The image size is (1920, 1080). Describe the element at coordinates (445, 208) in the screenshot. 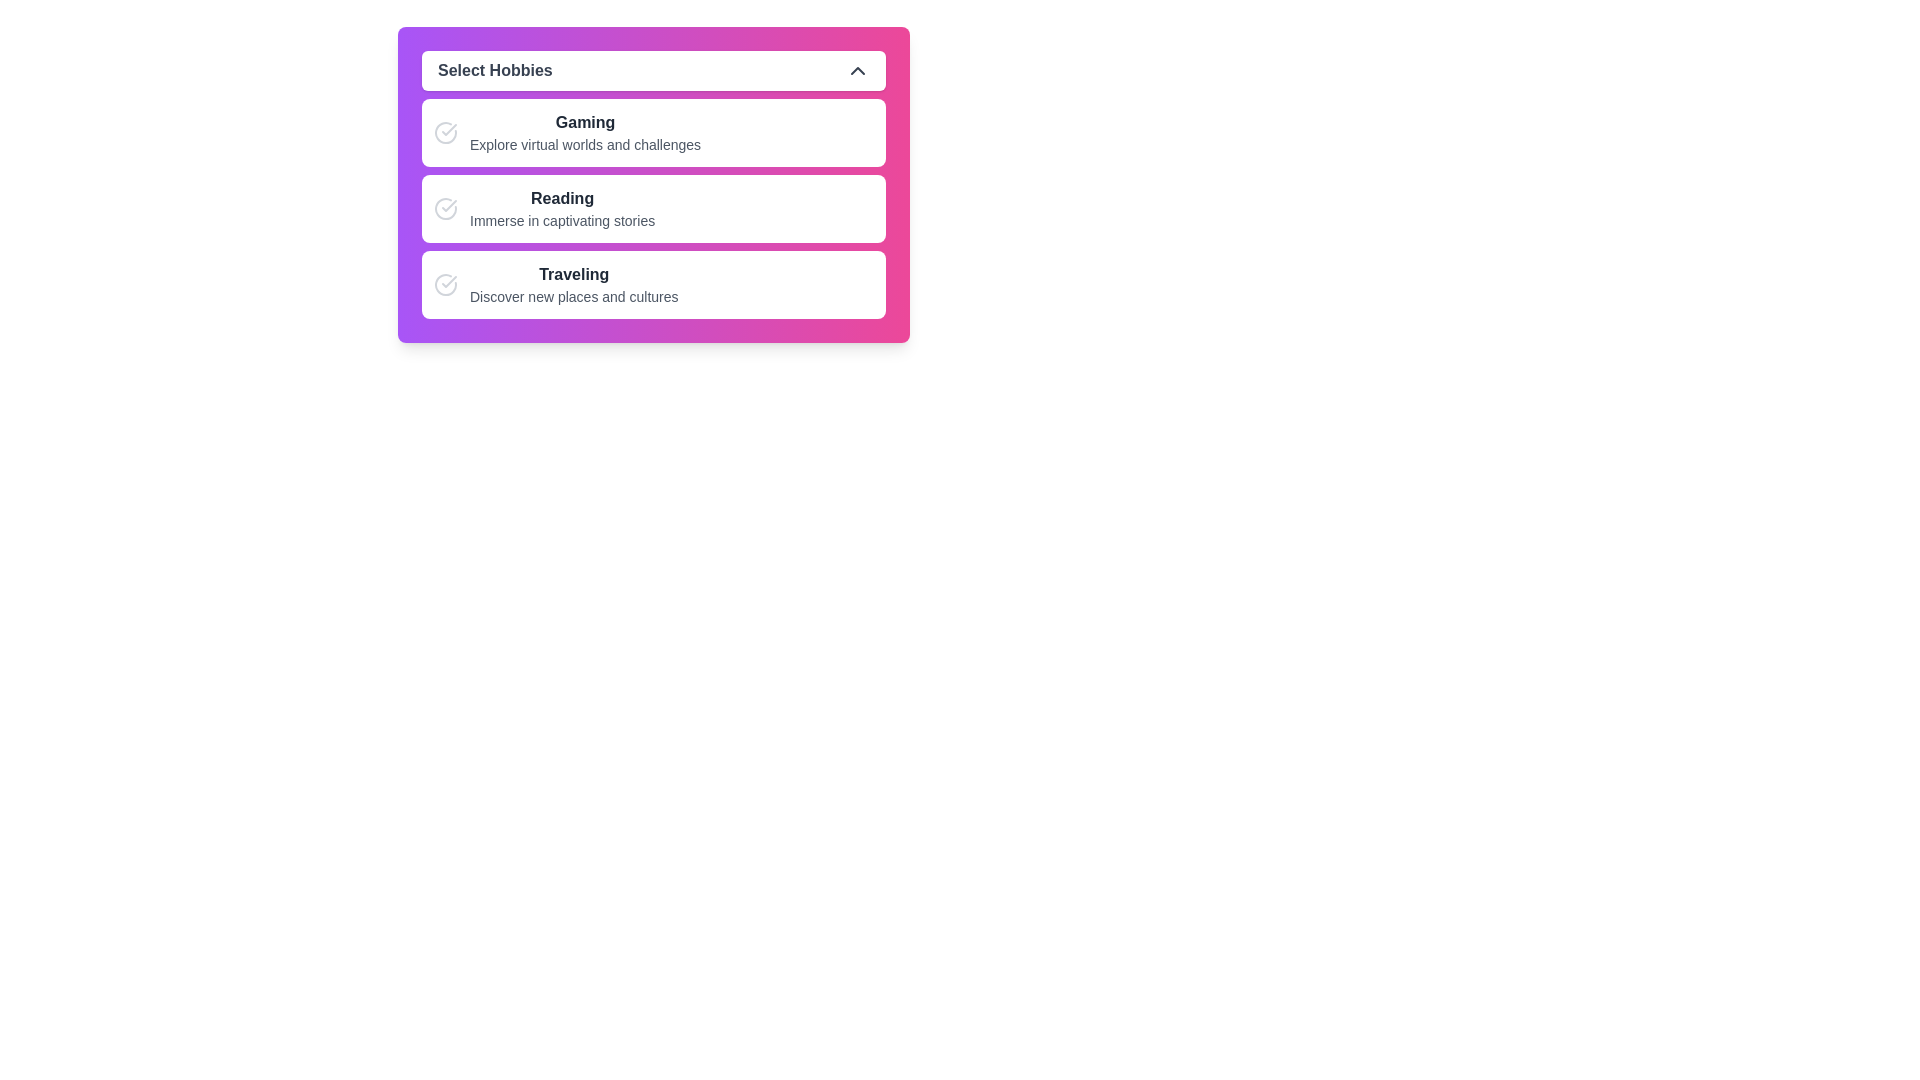

I see `the circular gray check icon next to the bold text 'Reading' in the hobbies selection interface` at that location.